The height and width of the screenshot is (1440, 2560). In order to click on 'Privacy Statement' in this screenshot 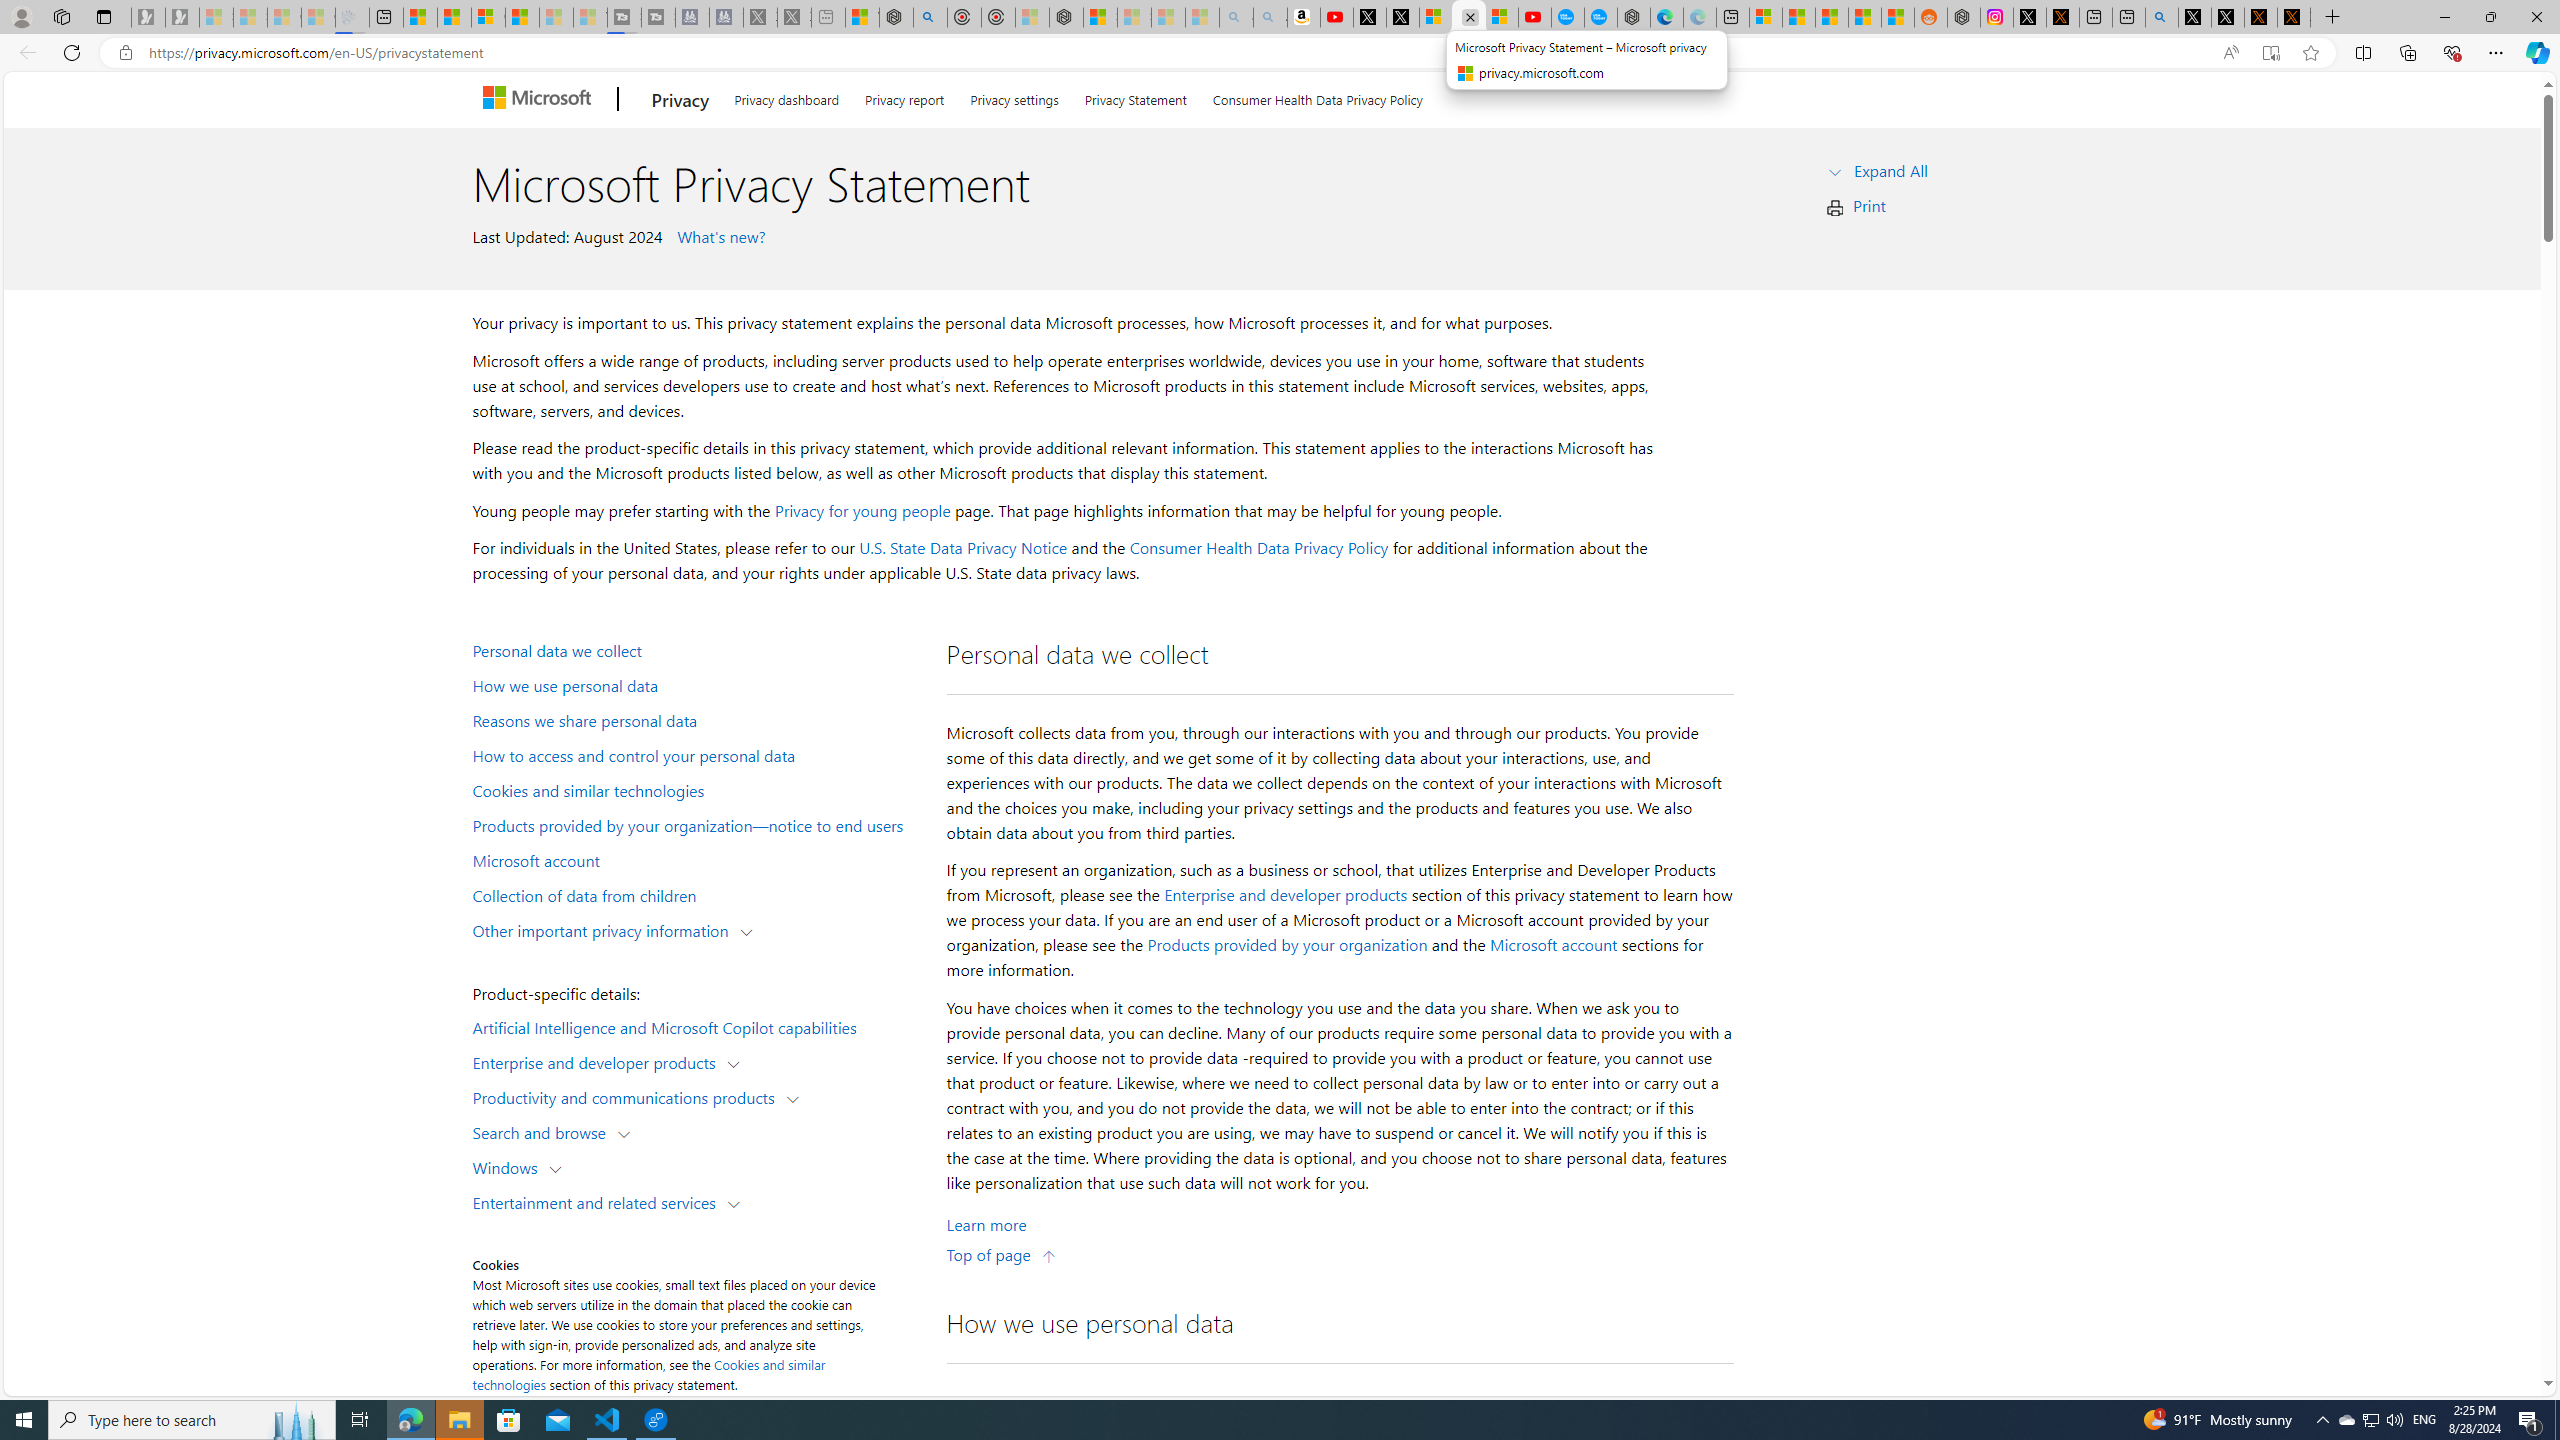, I will do `click(1134, 95)`.